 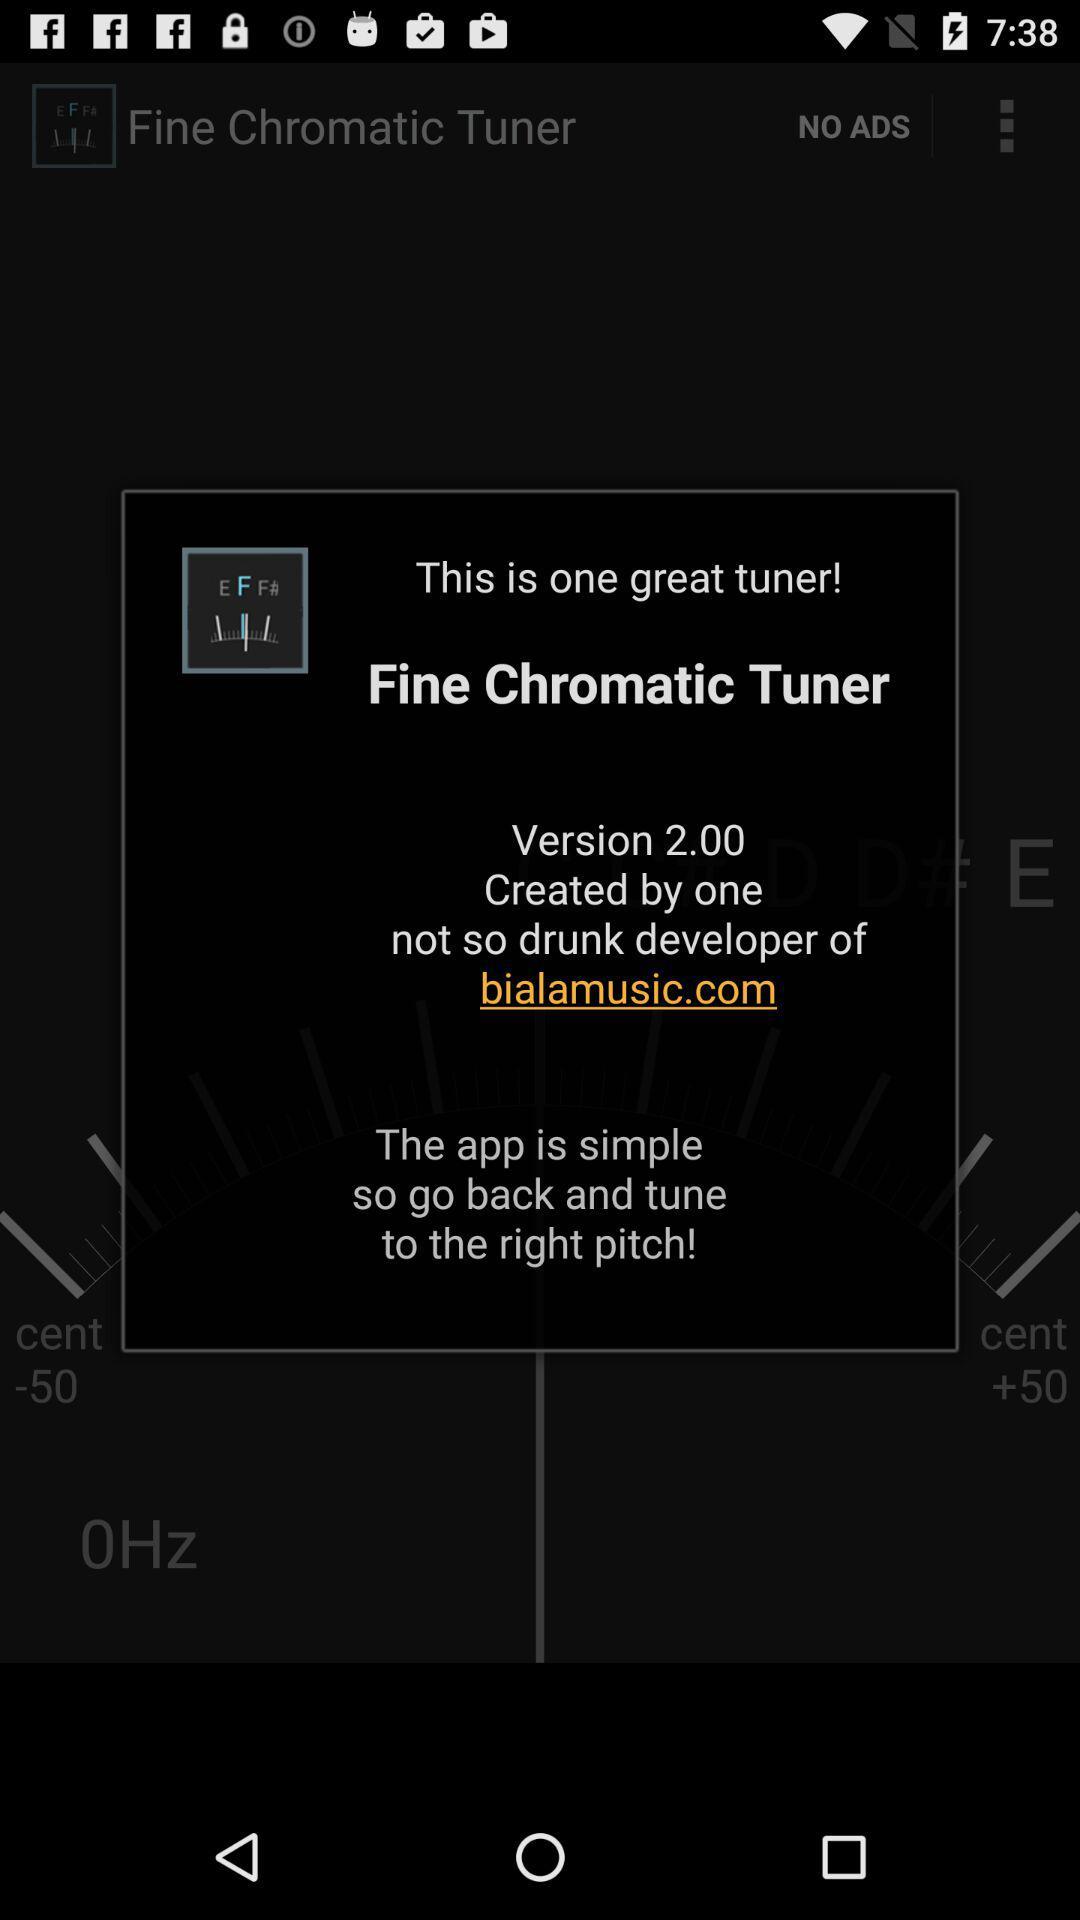 What do you see at coordinates (627, 806) in the screenshot?
I see `this is one icon` at bounding box center [627, 806].